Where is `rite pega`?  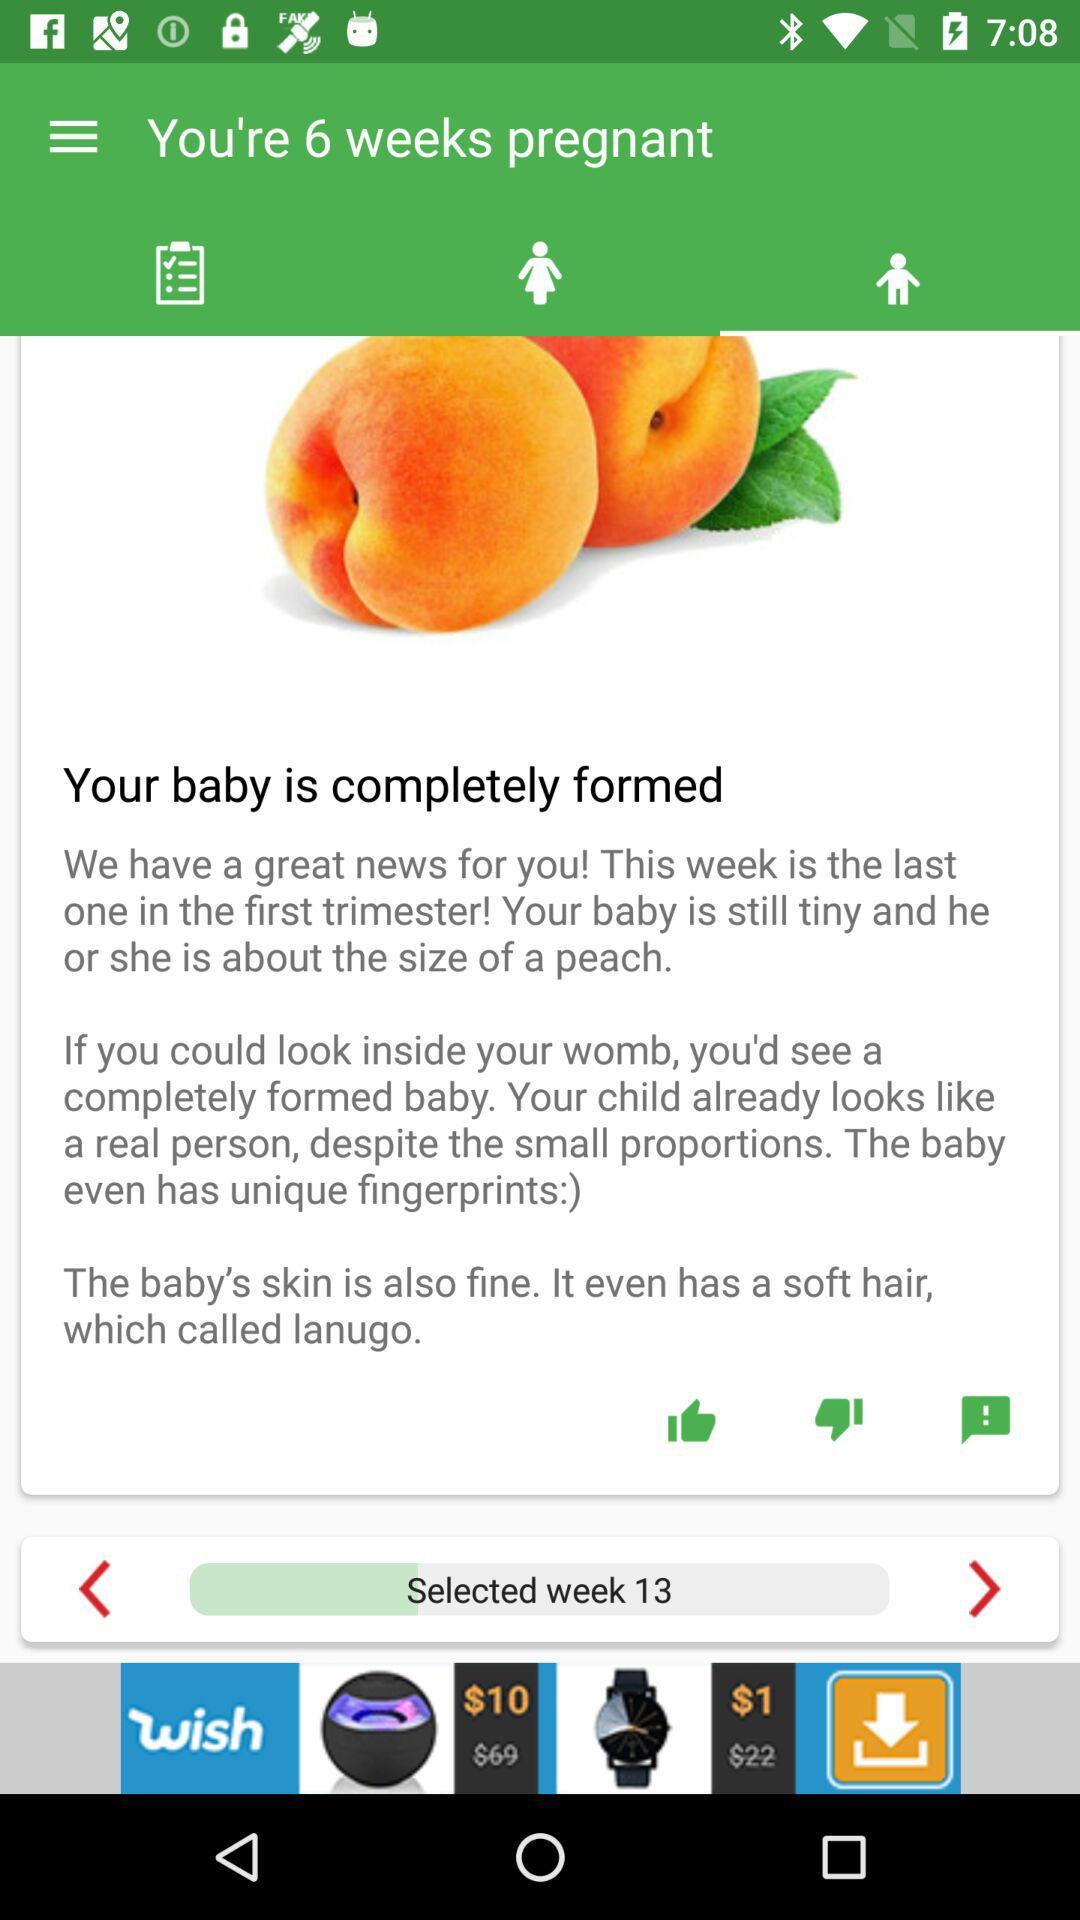 rite pega is located at coordinates (690, 1418).